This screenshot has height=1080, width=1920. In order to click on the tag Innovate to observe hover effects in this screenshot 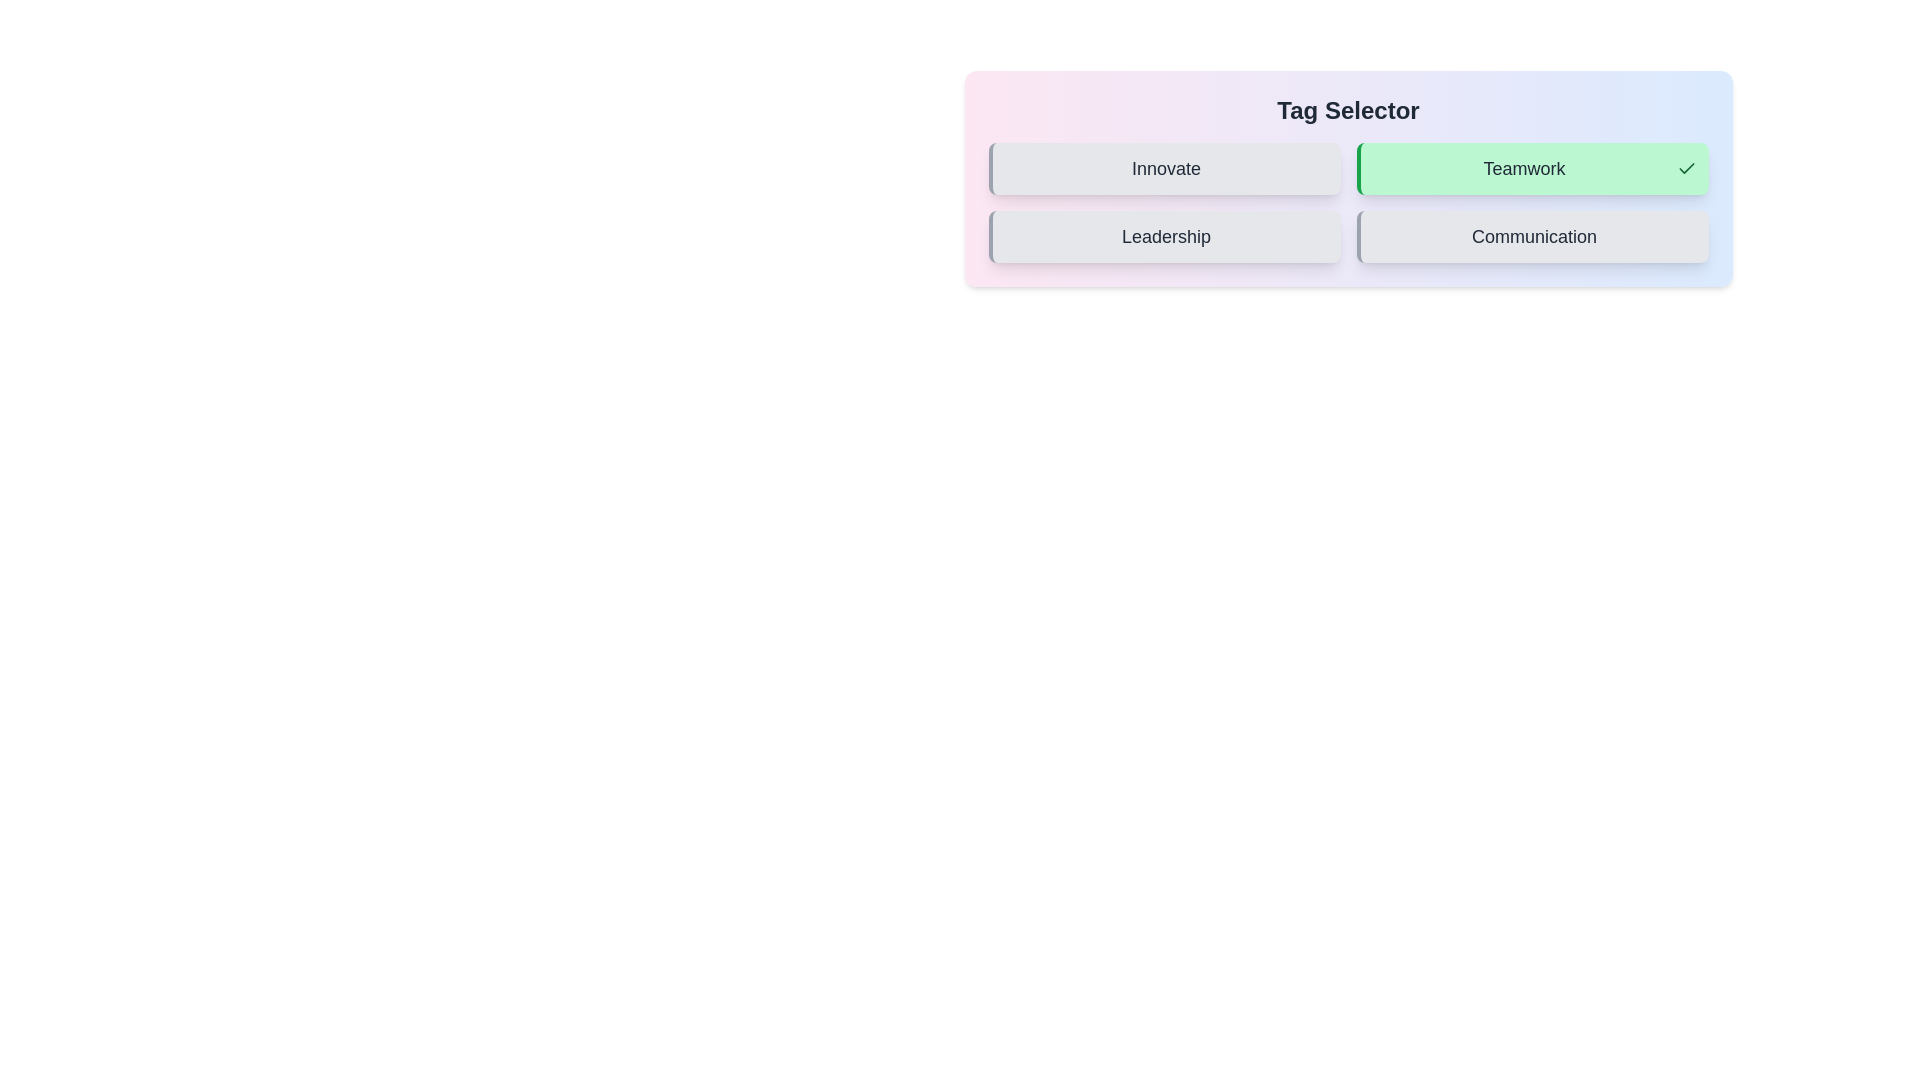, I will do `click(1164, 168)`.